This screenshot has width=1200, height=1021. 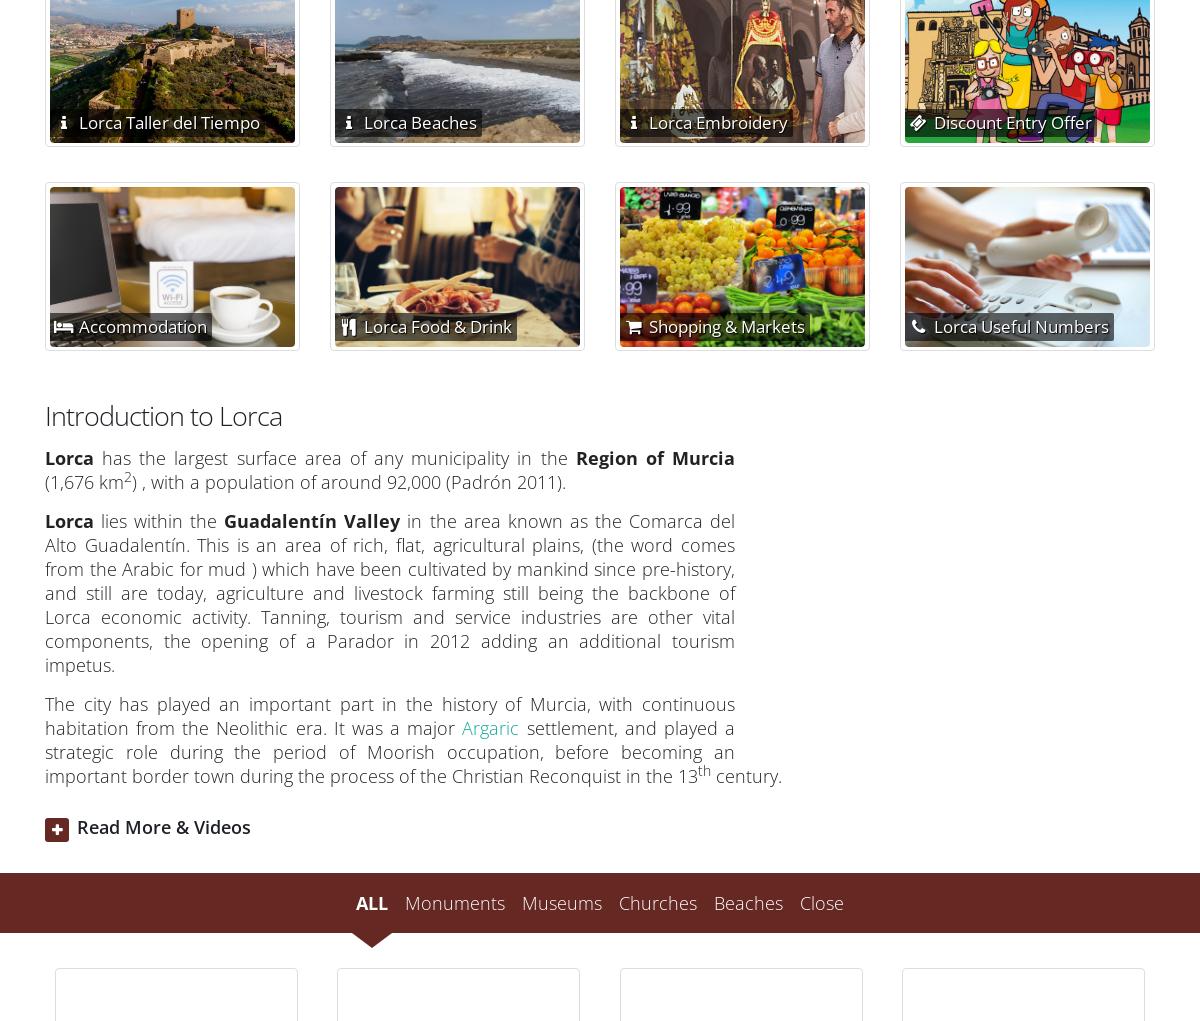 I want to click on 'Close', so click(x=821, y=900).